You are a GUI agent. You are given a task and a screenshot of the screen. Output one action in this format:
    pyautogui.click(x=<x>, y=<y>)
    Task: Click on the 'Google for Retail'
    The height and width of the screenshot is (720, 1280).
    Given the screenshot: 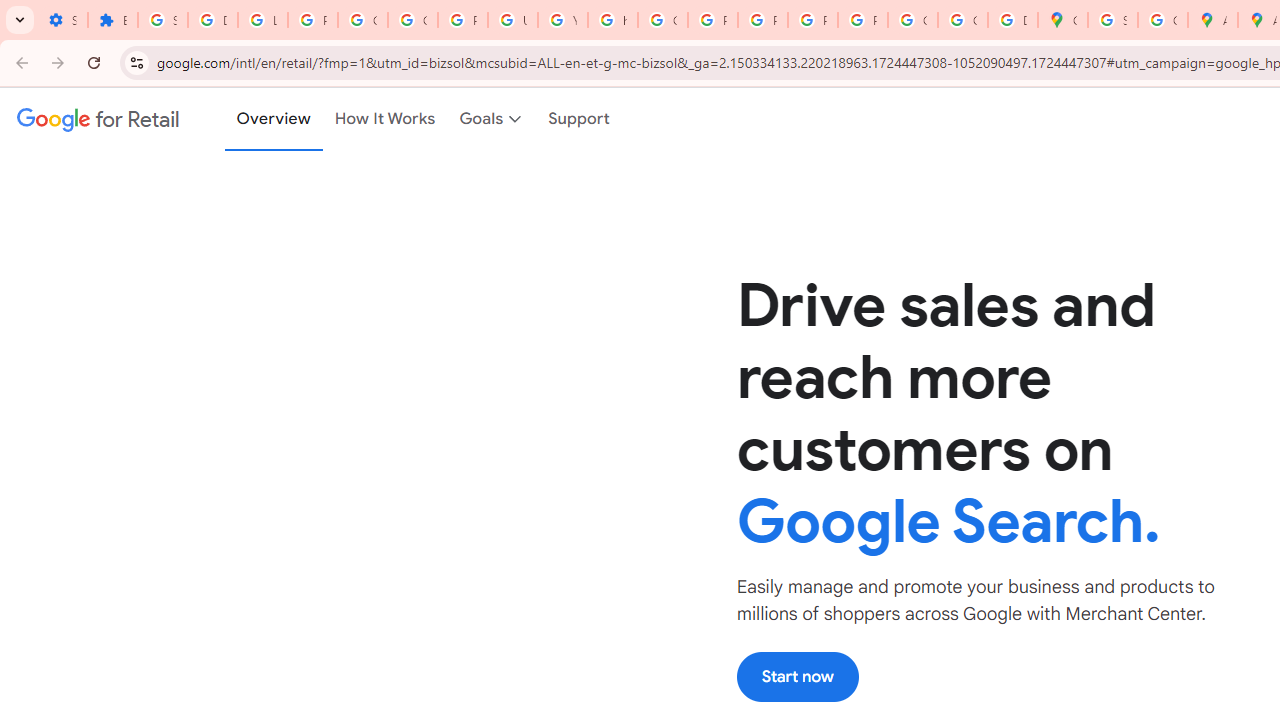 What is the action you would take?
    pyautogui.click(x=97, y=119)
    